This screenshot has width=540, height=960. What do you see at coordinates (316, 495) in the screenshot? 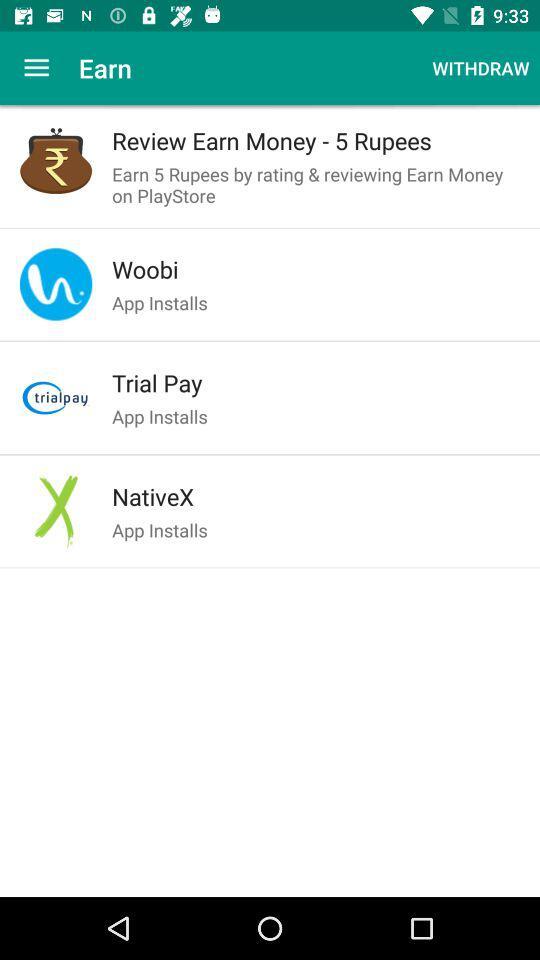
I see `the icon below app installs icon` at bounding box center [316, 495].